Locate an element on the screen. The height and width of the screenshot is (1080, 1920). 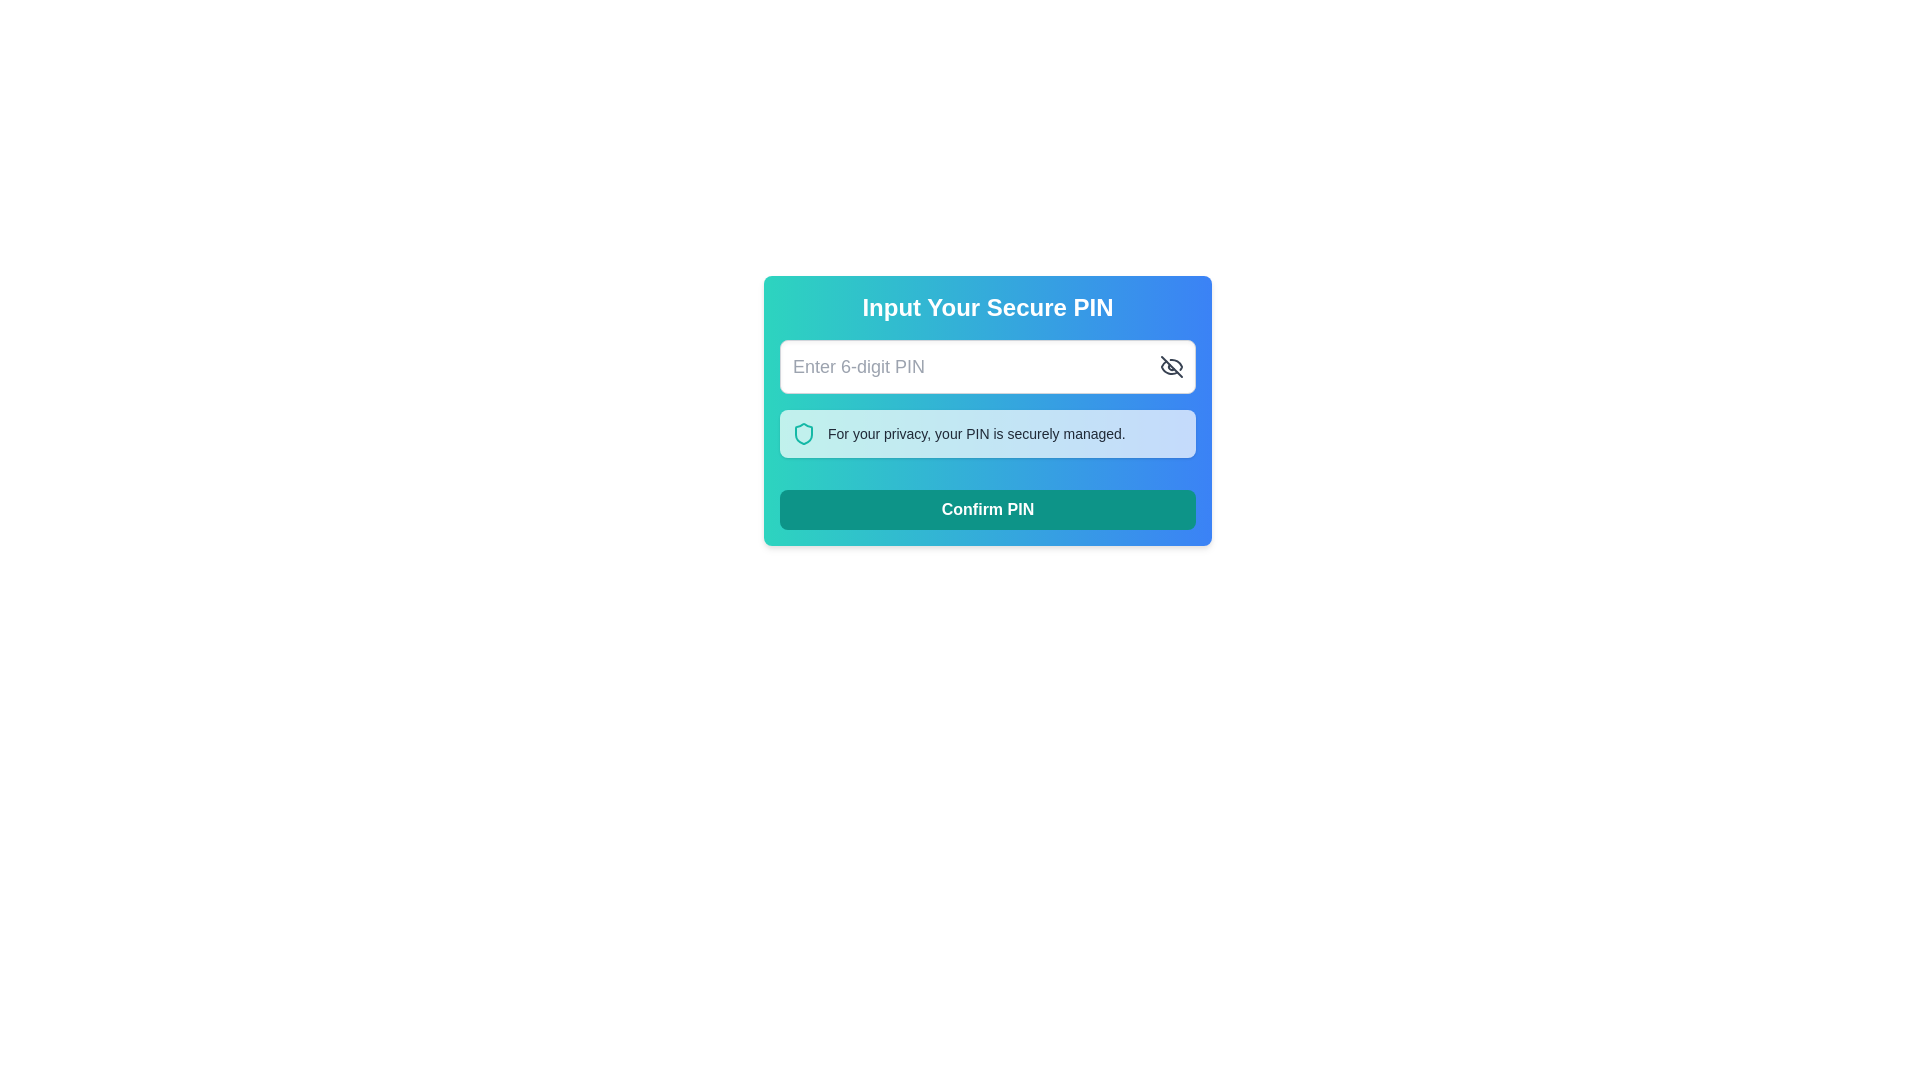
the informational banner that reassures users about the secure management of their PIN, positioned below the input field and above the 'Confirm PIN' button is located at coordinates (988, 433).